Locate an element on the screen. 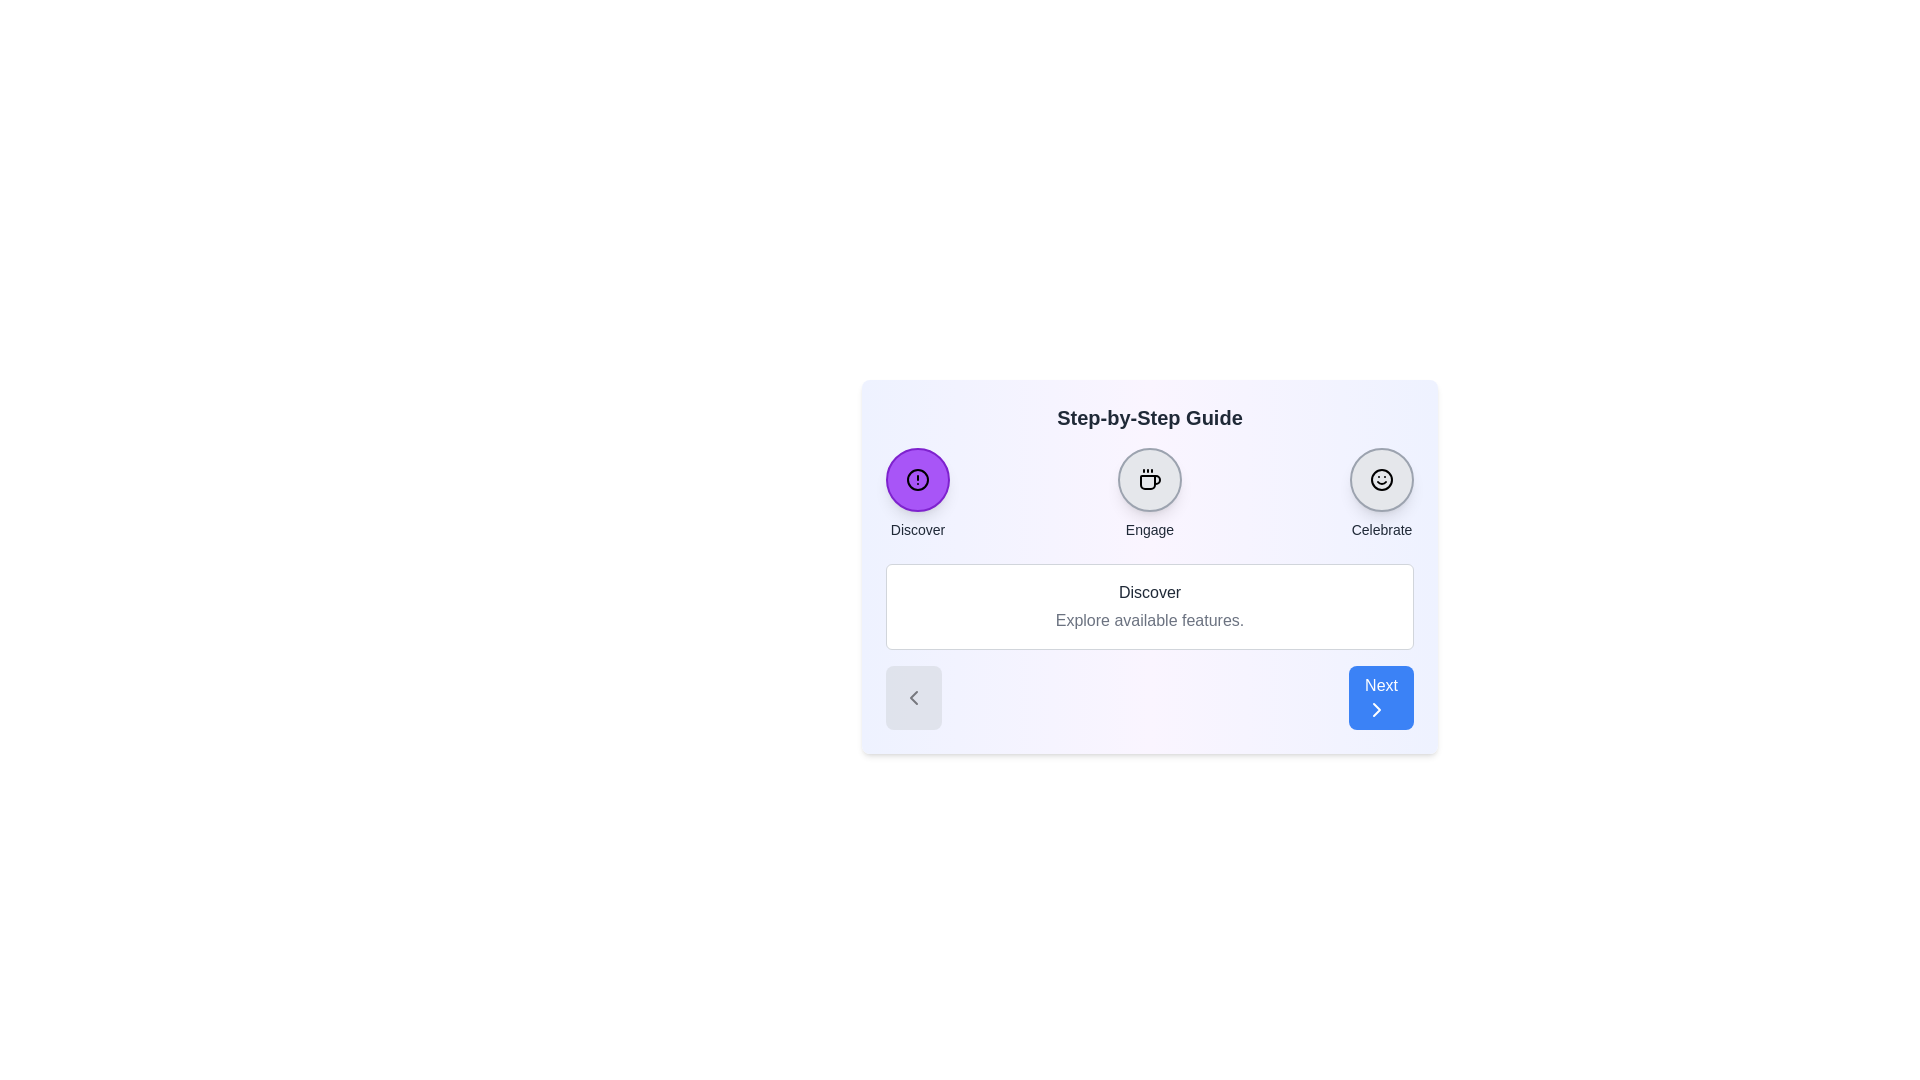  the circular gray button with a left-pointing chevron symbol is located at coordinates (912, 697).